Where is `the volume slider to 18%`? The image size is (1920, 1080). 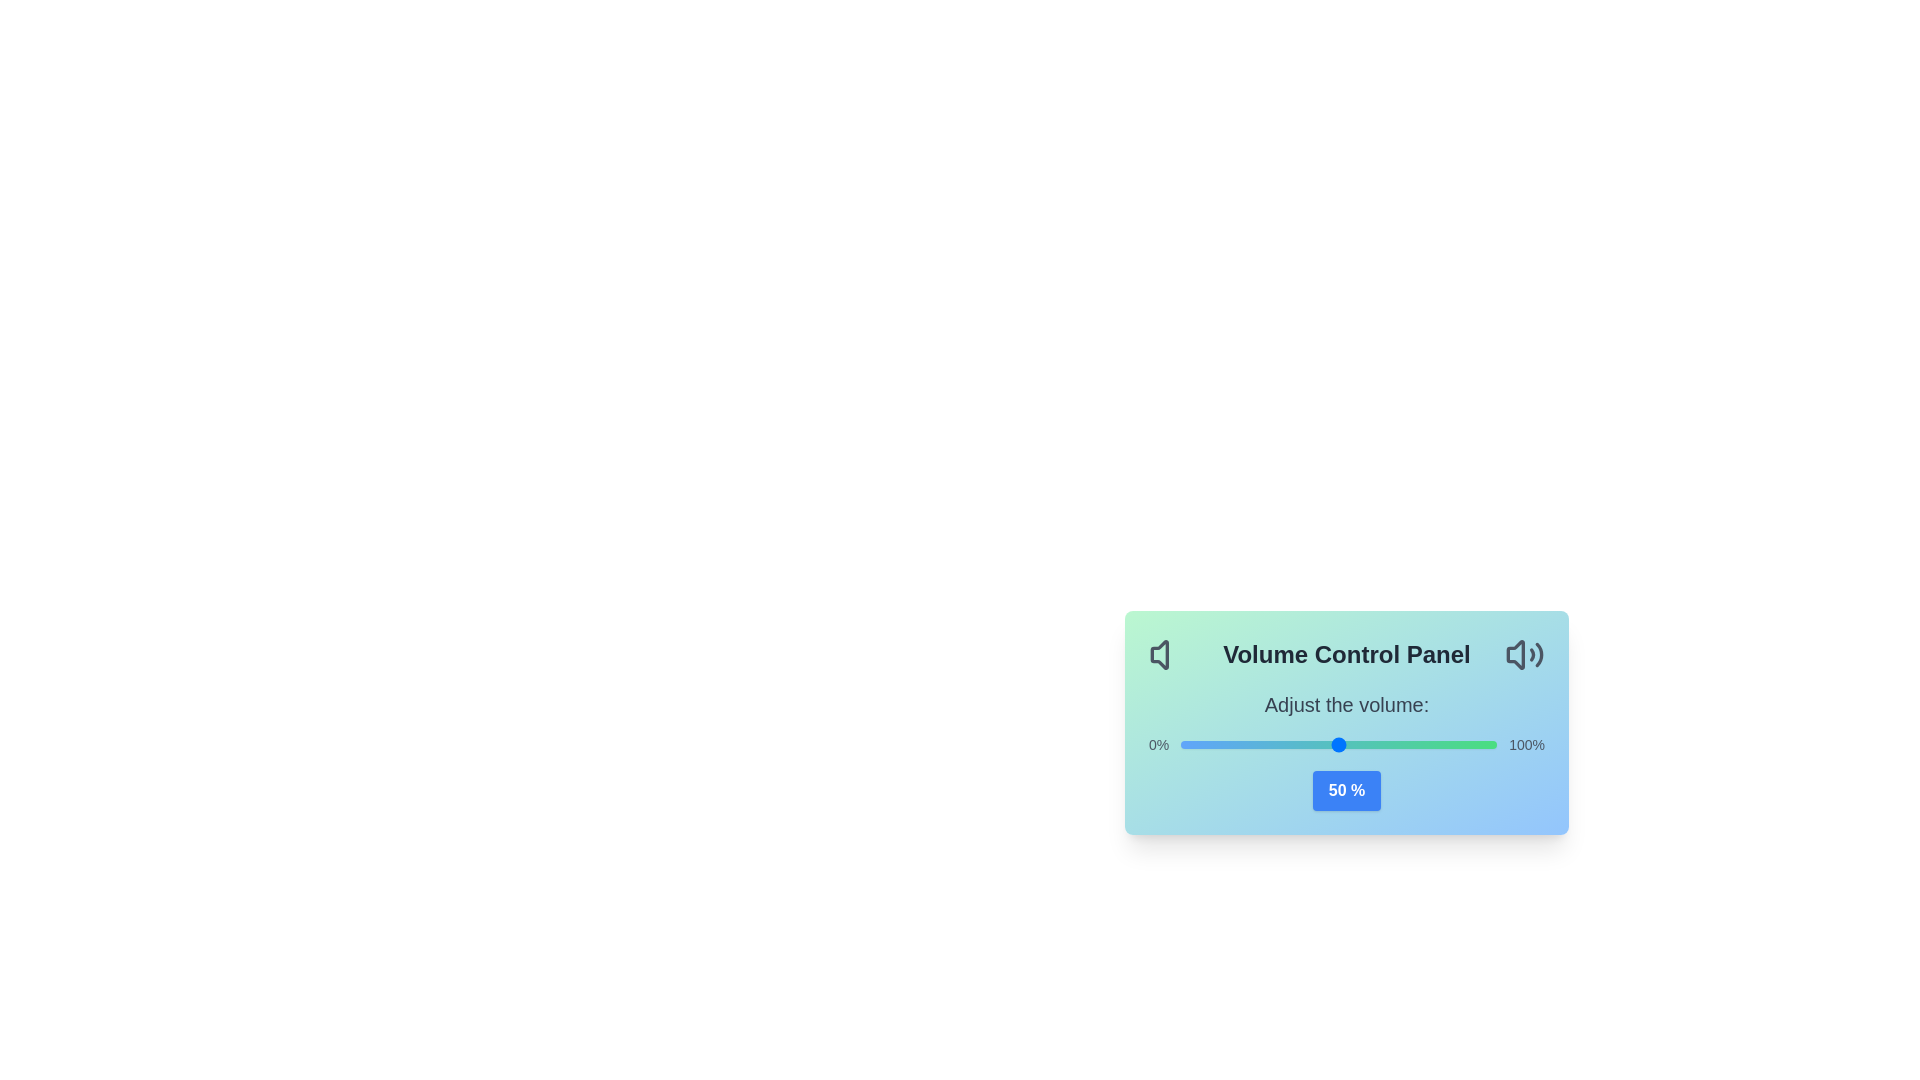 the volume slider to 18% is located at coordinates (1237, 744).